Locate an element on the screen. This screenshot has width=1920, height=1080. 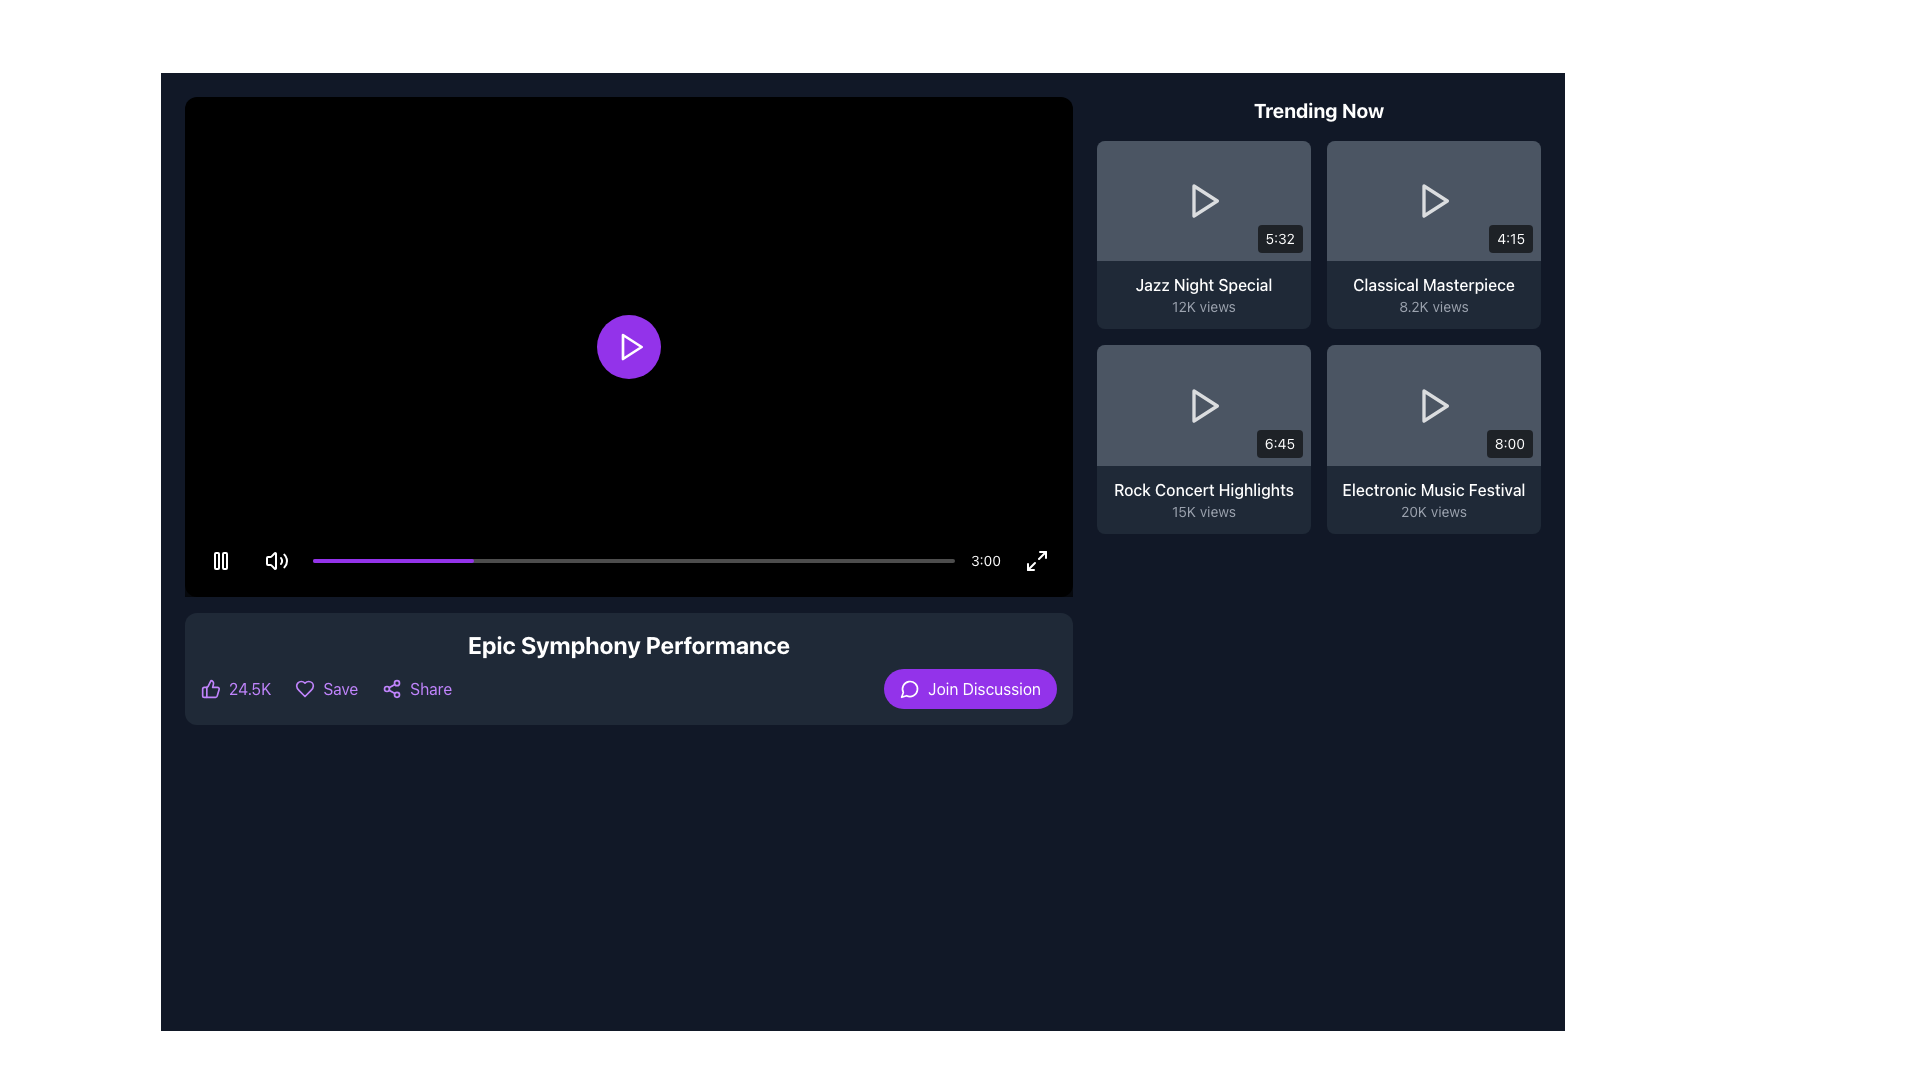
the thumbs-up icon located below the video section on the left side of the interface, which is styled with a line art design and positioned to the left of the text '24.5K' is located at coordinates (211, 687).